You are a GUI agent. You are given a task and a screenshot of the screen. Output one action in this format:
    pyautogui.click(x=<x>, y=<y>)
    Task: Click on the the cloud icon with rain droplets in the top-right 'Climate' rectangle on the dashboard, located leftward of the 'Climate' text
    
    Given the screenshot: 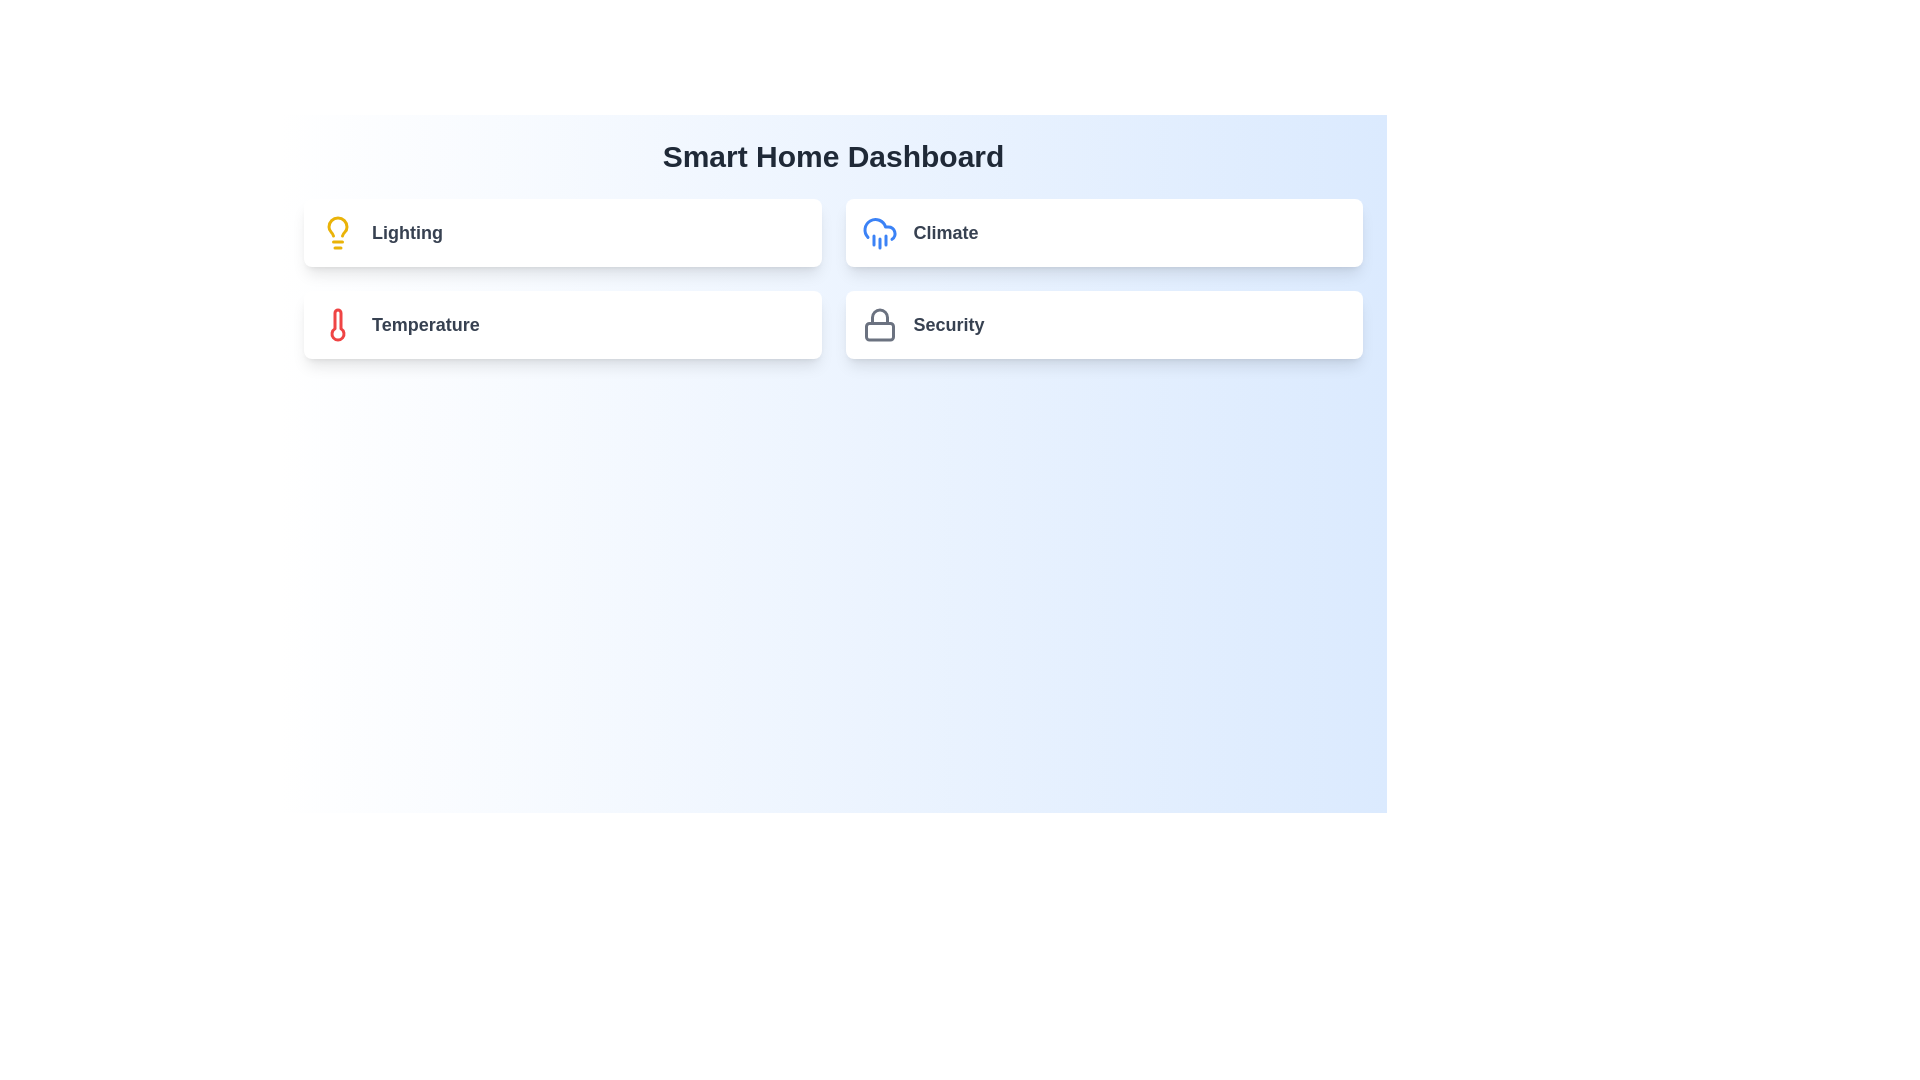 What is the action you would take?
    pyautogui.click(x=879, y=231)
    